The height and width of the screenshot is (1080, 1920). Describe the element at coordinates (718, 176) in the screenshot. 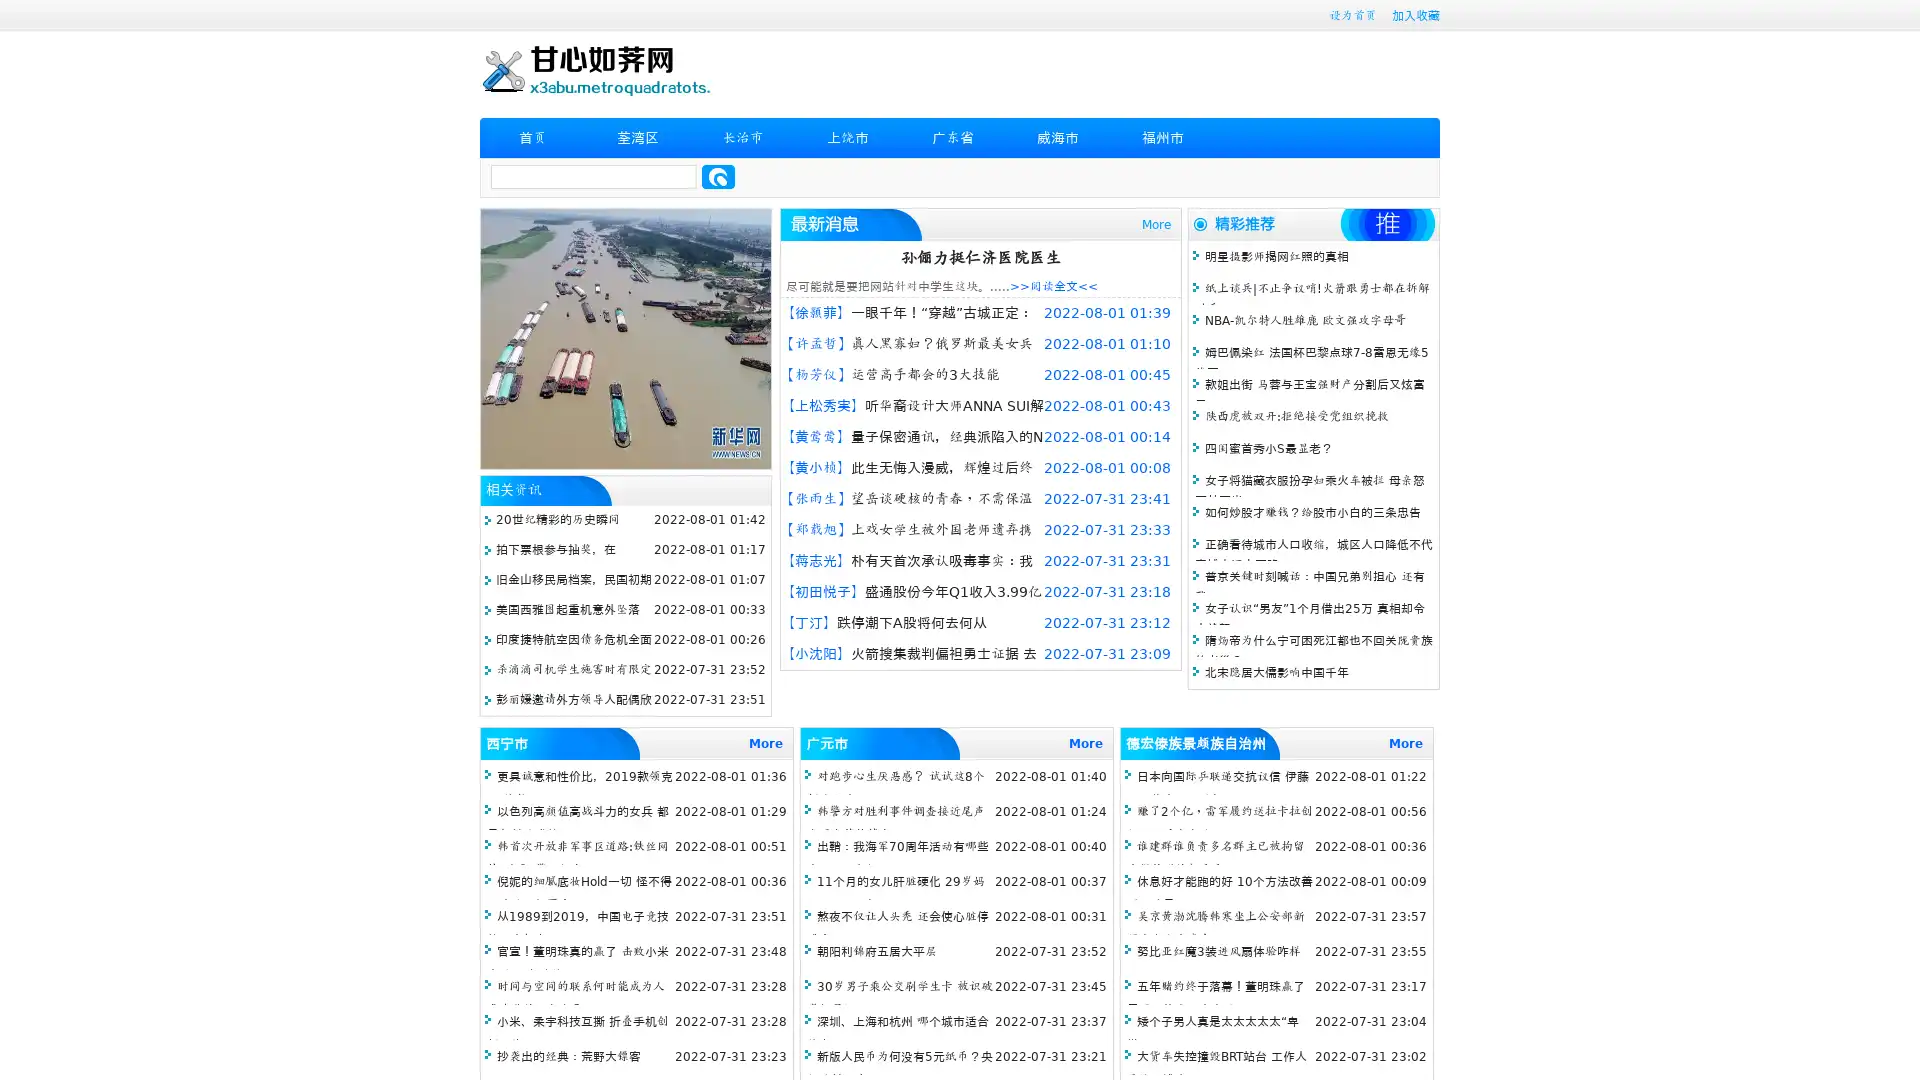

I see `Search` at that location.